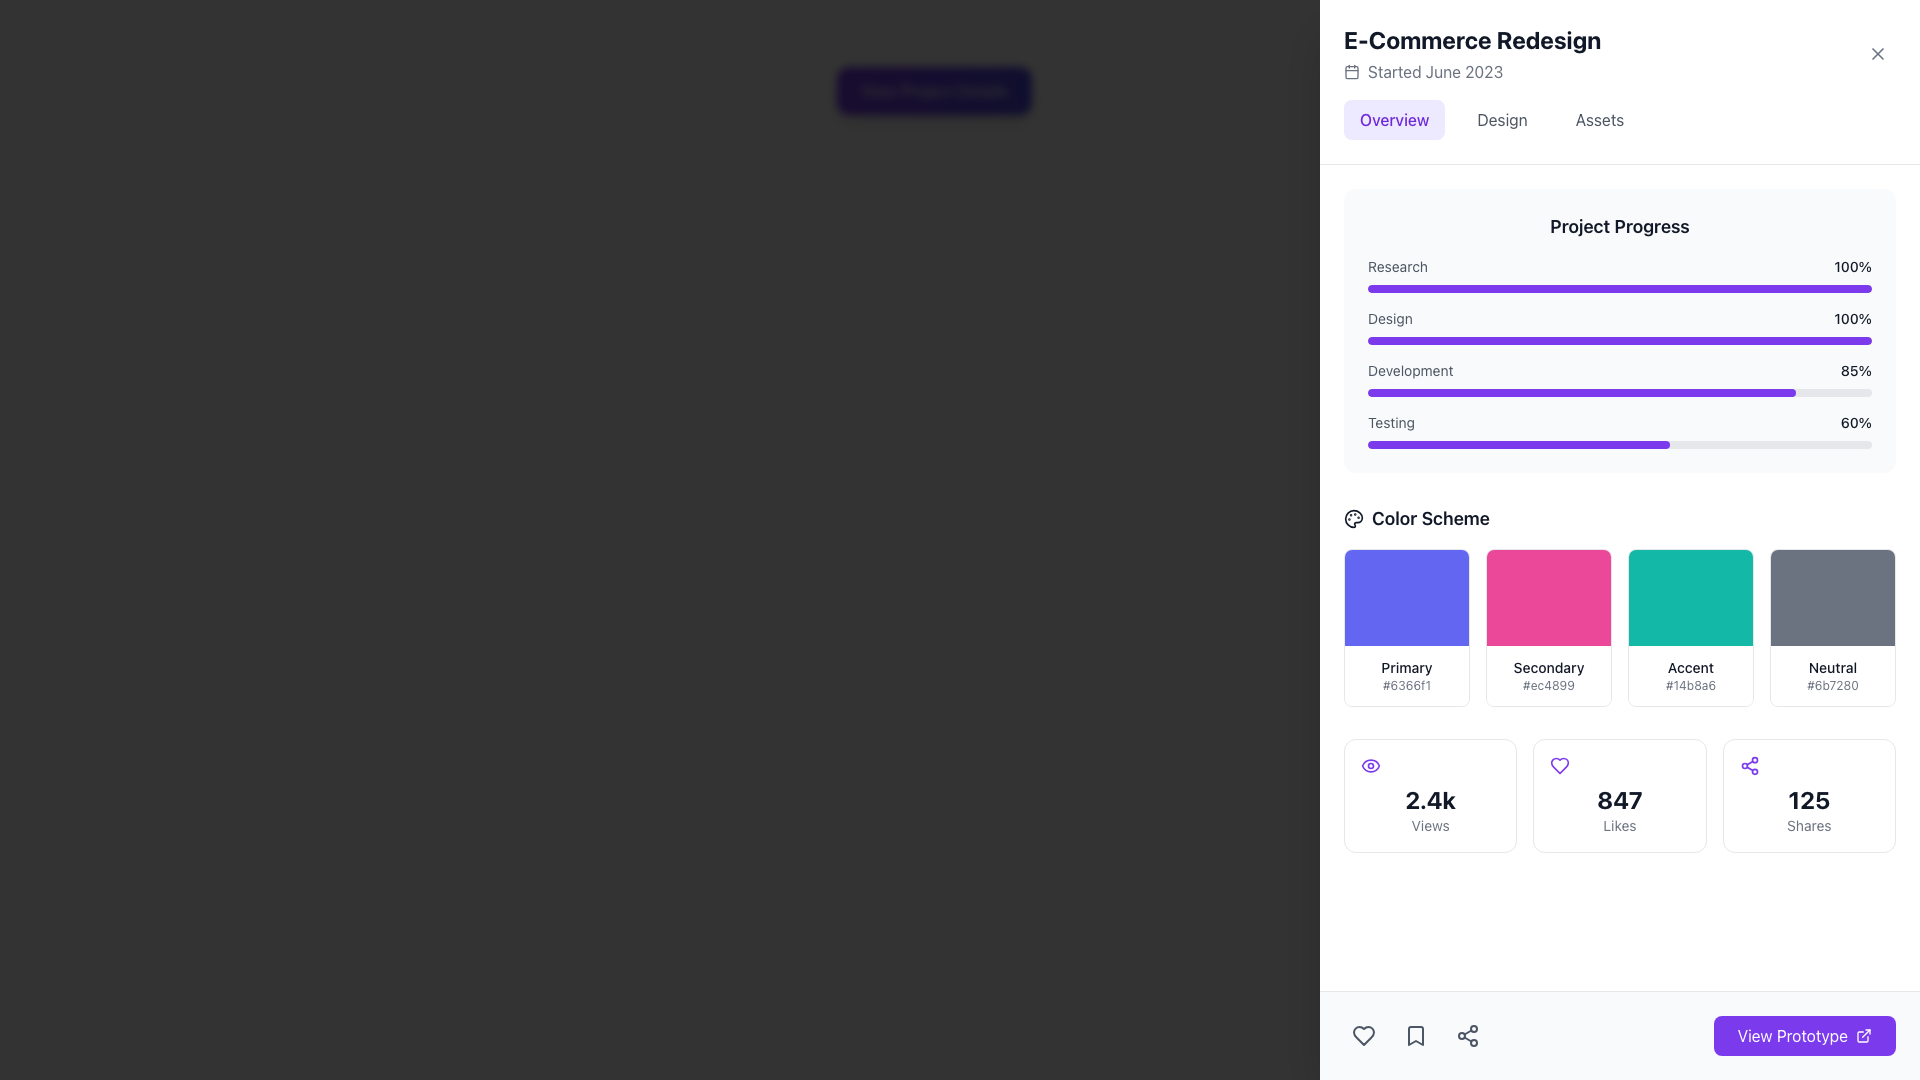  Describe the element at coordinates (1620, 274) in the screenshot. I see `percentage text associated with the first progress bar under the 'Project Progress' header, which visually represents the completion of the research aspect of the project` at that location.